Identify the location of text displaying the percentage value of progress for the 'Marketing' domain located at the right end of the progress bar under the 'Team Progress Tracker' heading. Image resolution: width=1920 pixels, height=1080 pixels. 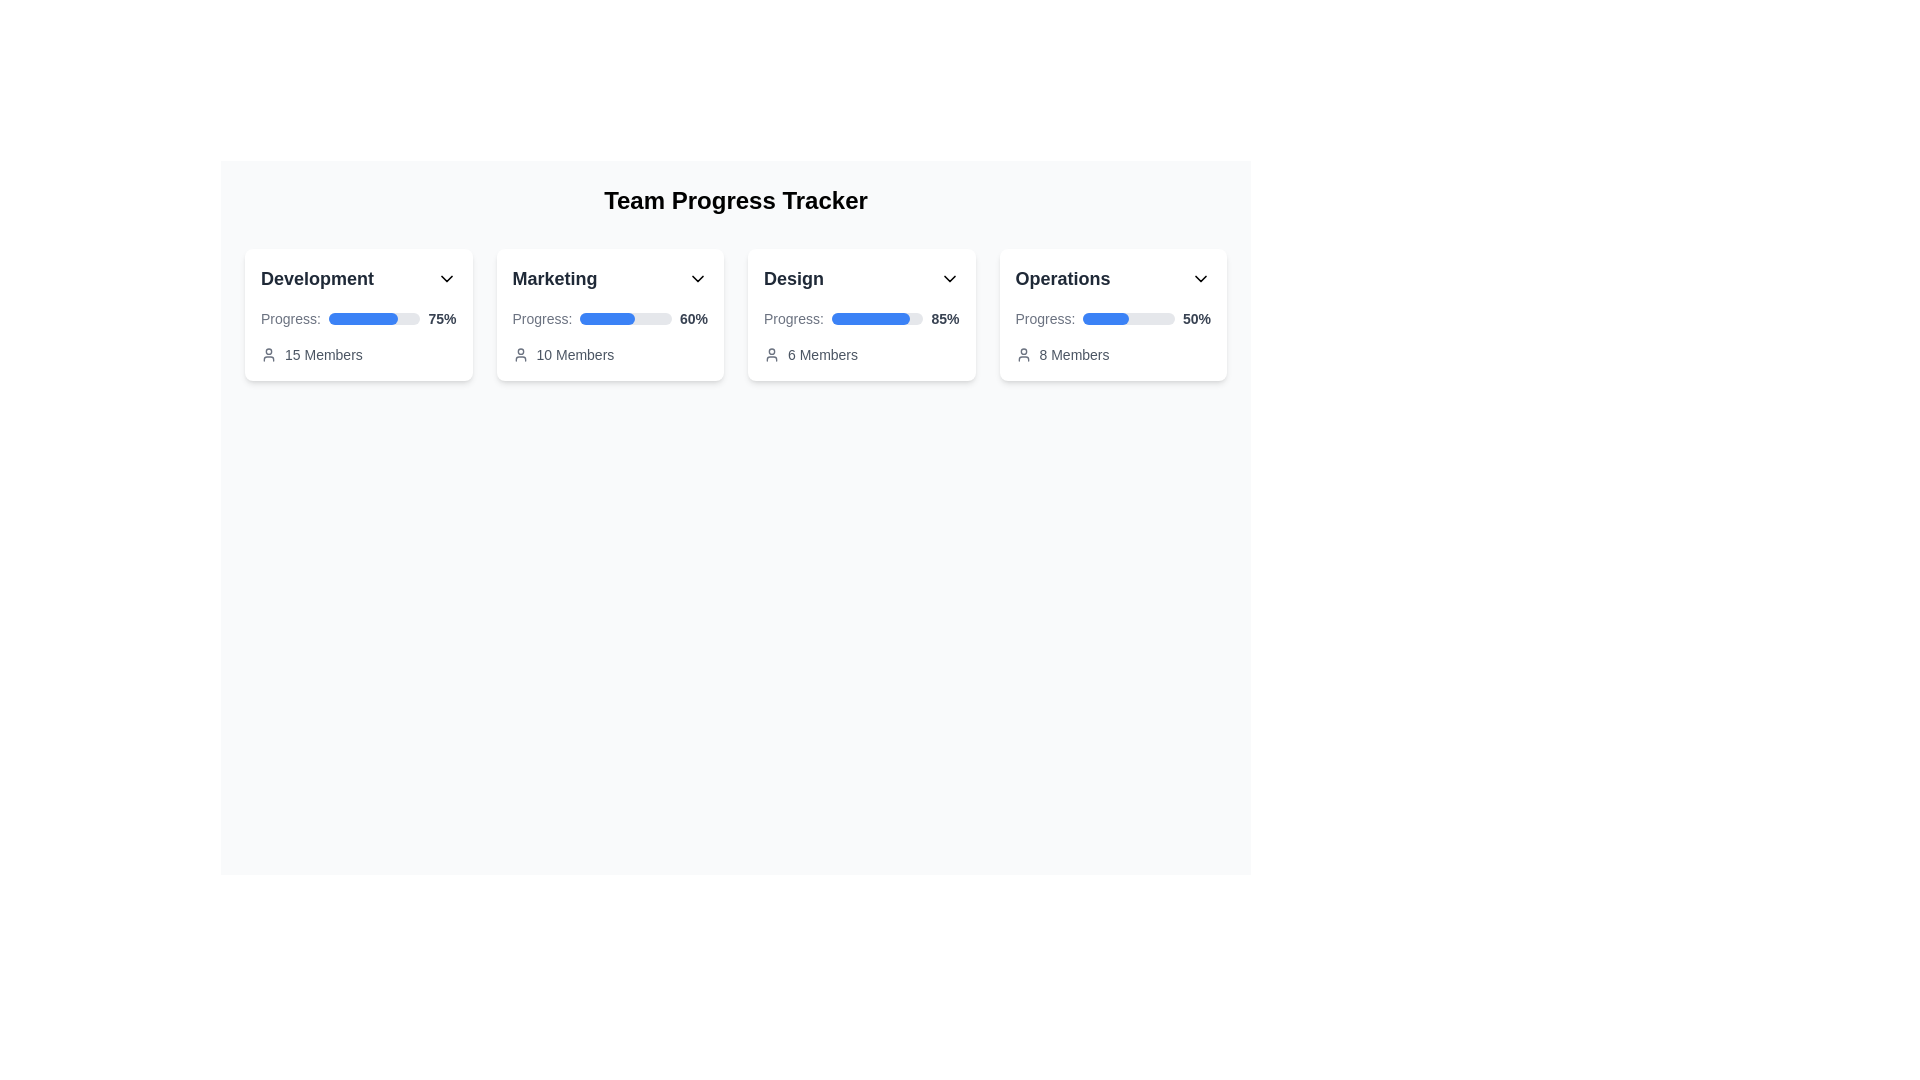
(693, 318).